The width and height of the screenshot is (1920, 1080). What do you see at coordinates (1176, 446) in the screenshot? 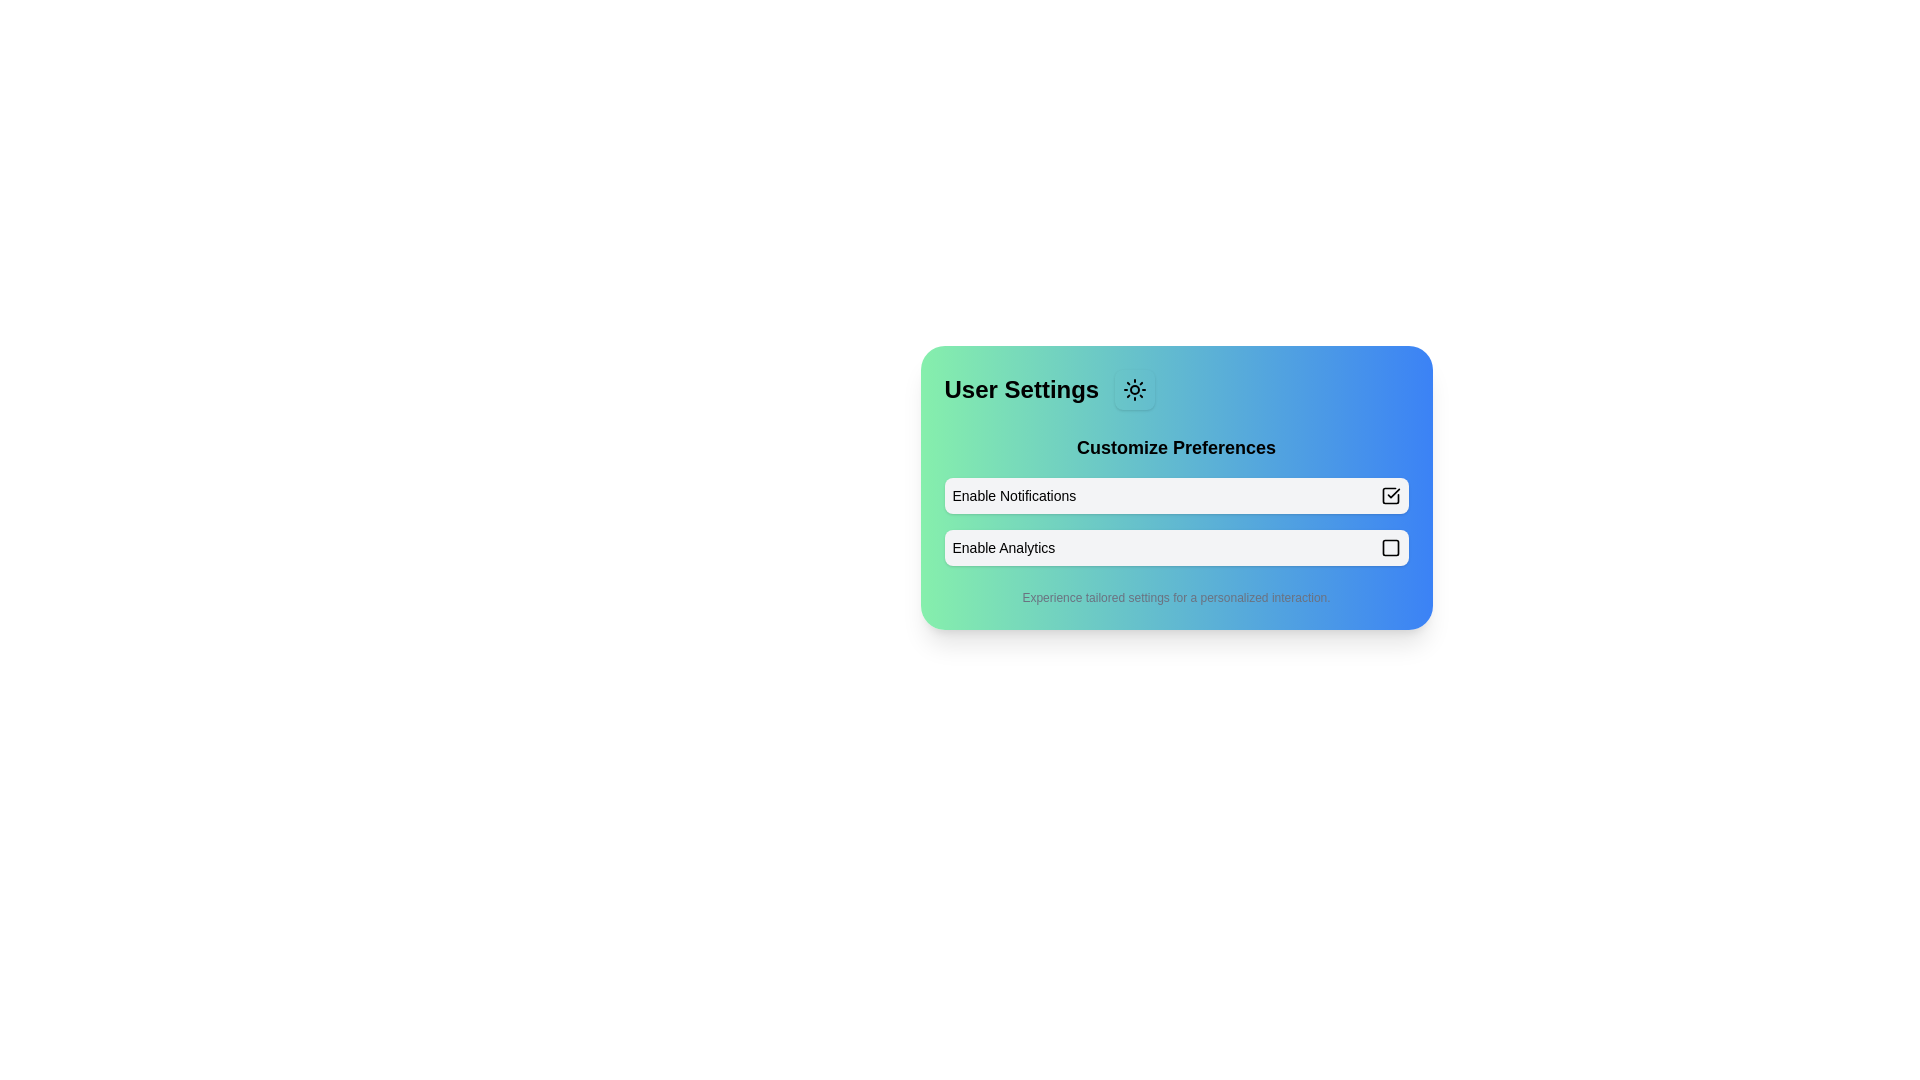
I see `the text label that says 'Customize Preferences' to read its content` at bounding box center [1176, 446].